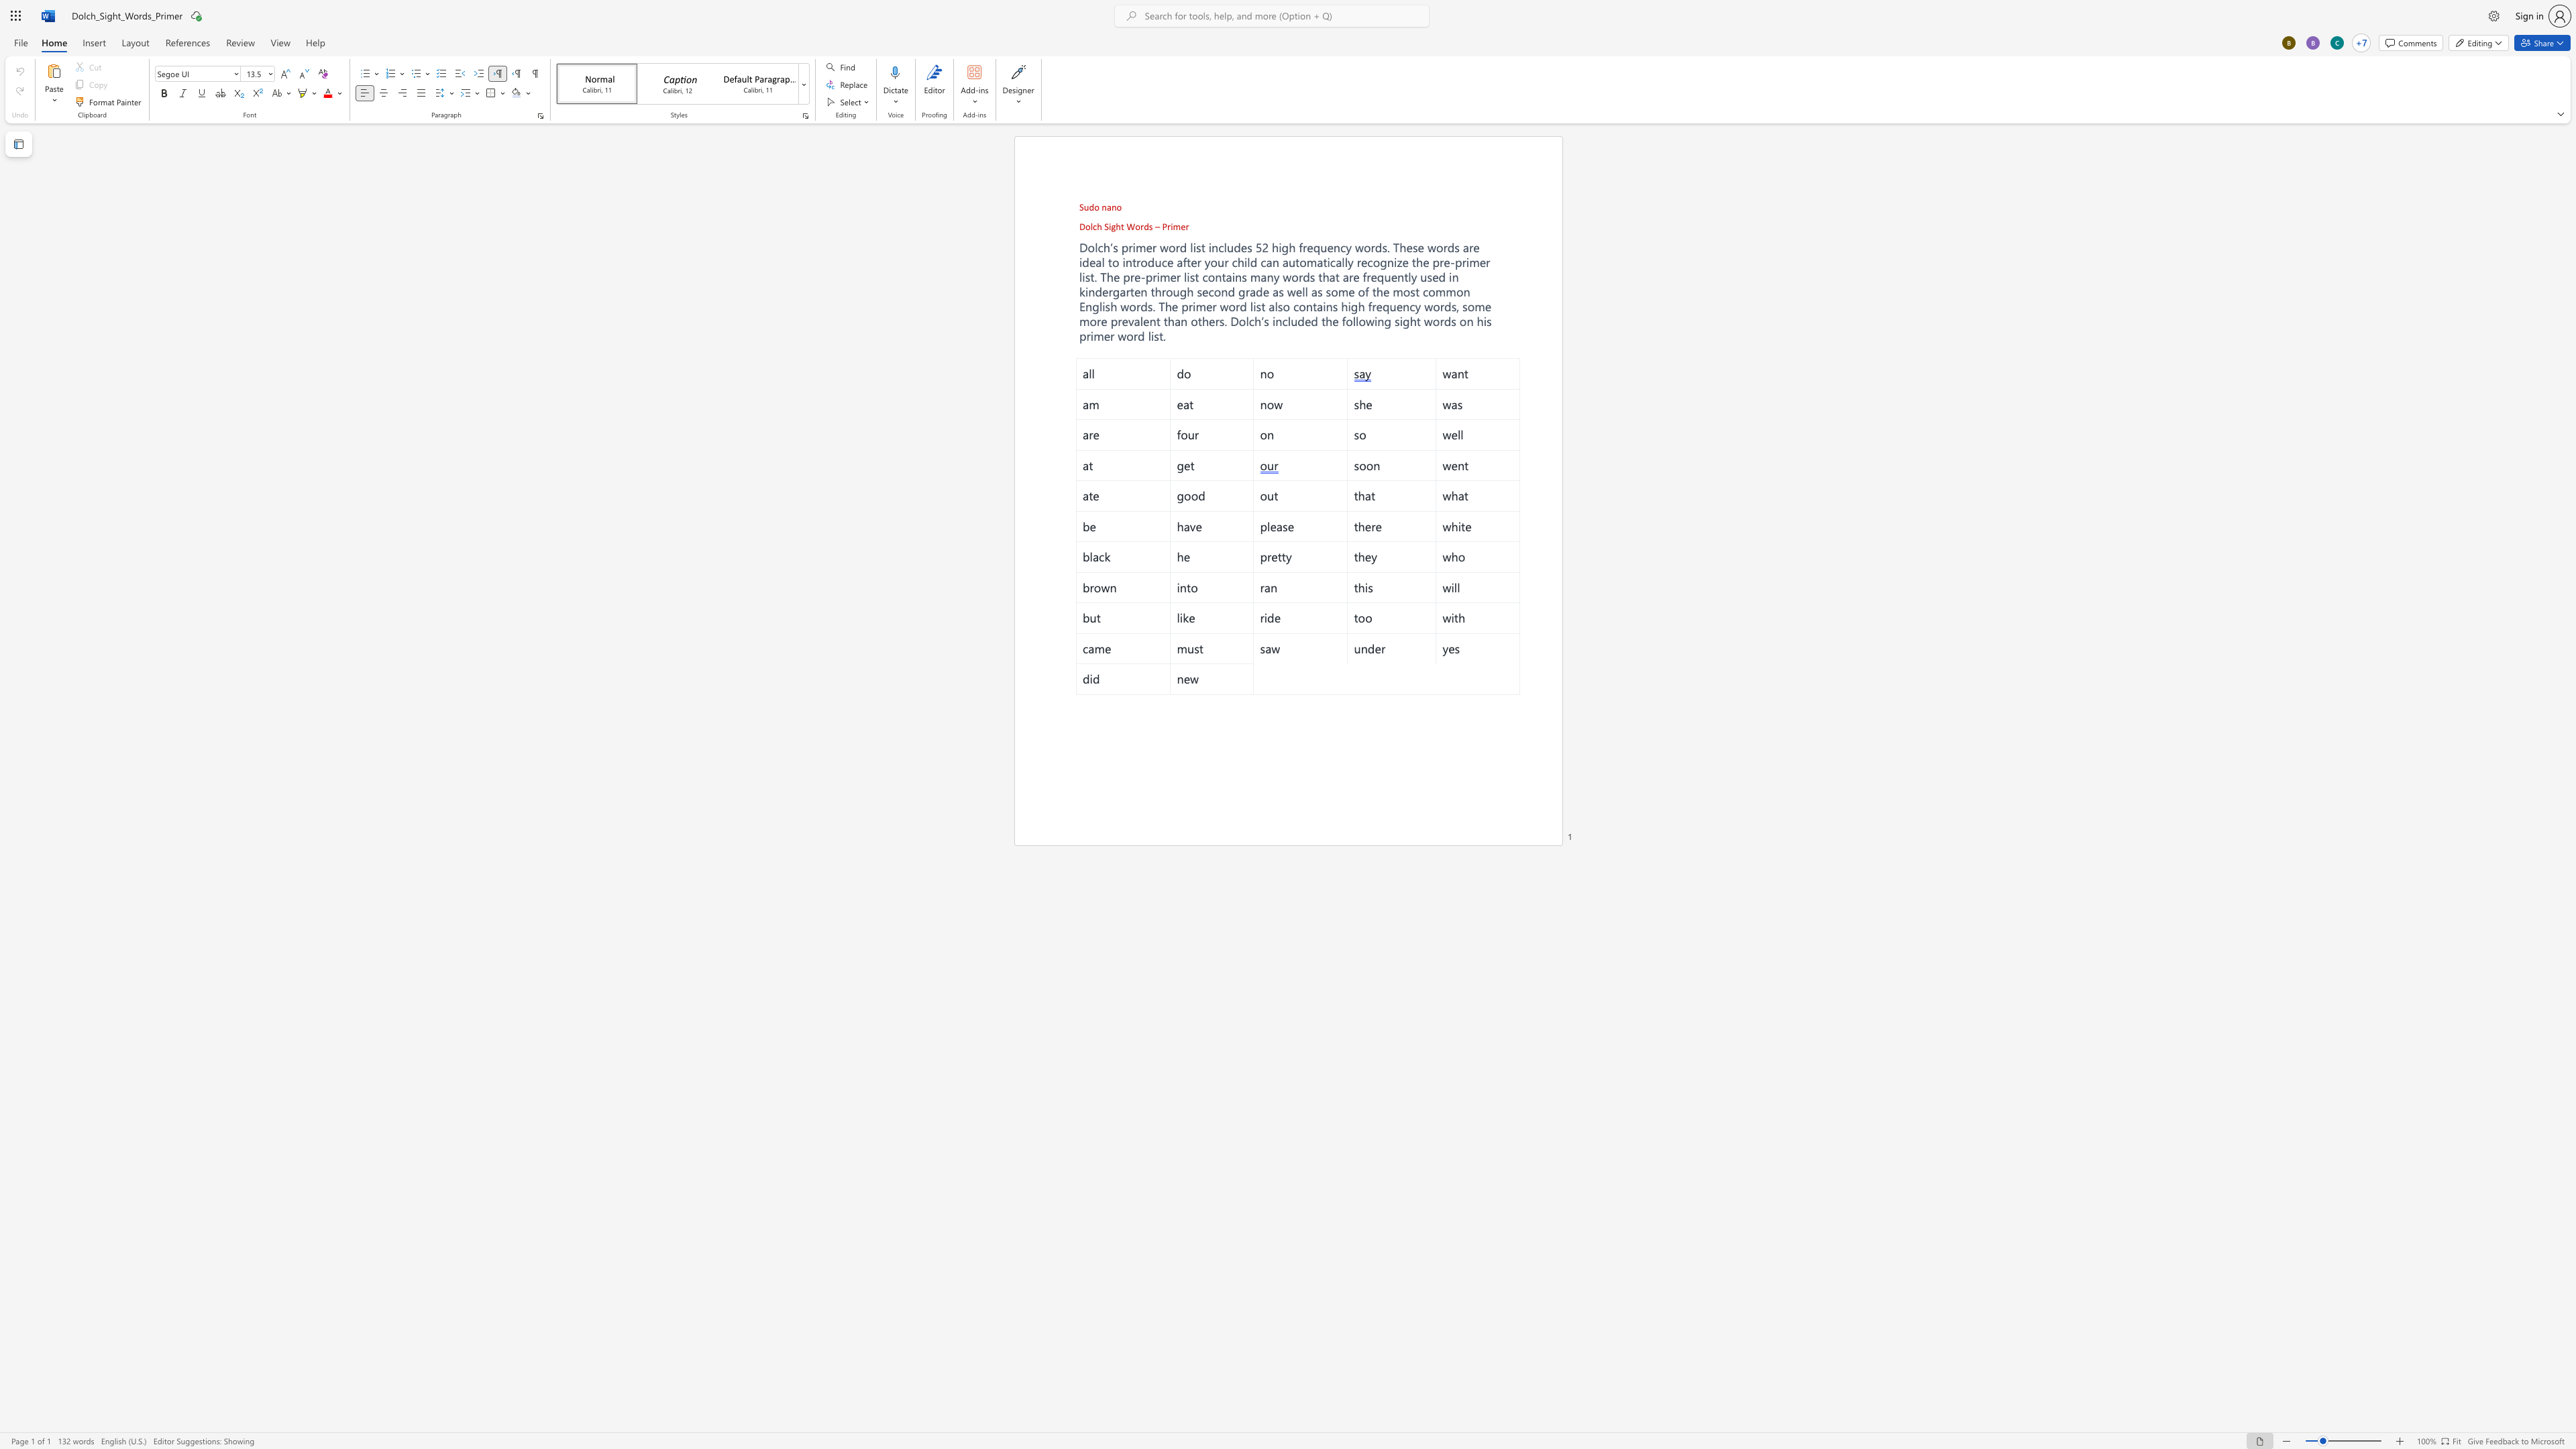  What do you see at coordinates (1234, 320) in the screenshot?
I see `the 1th character "D" in the text` at bounding box center [1234, 320].